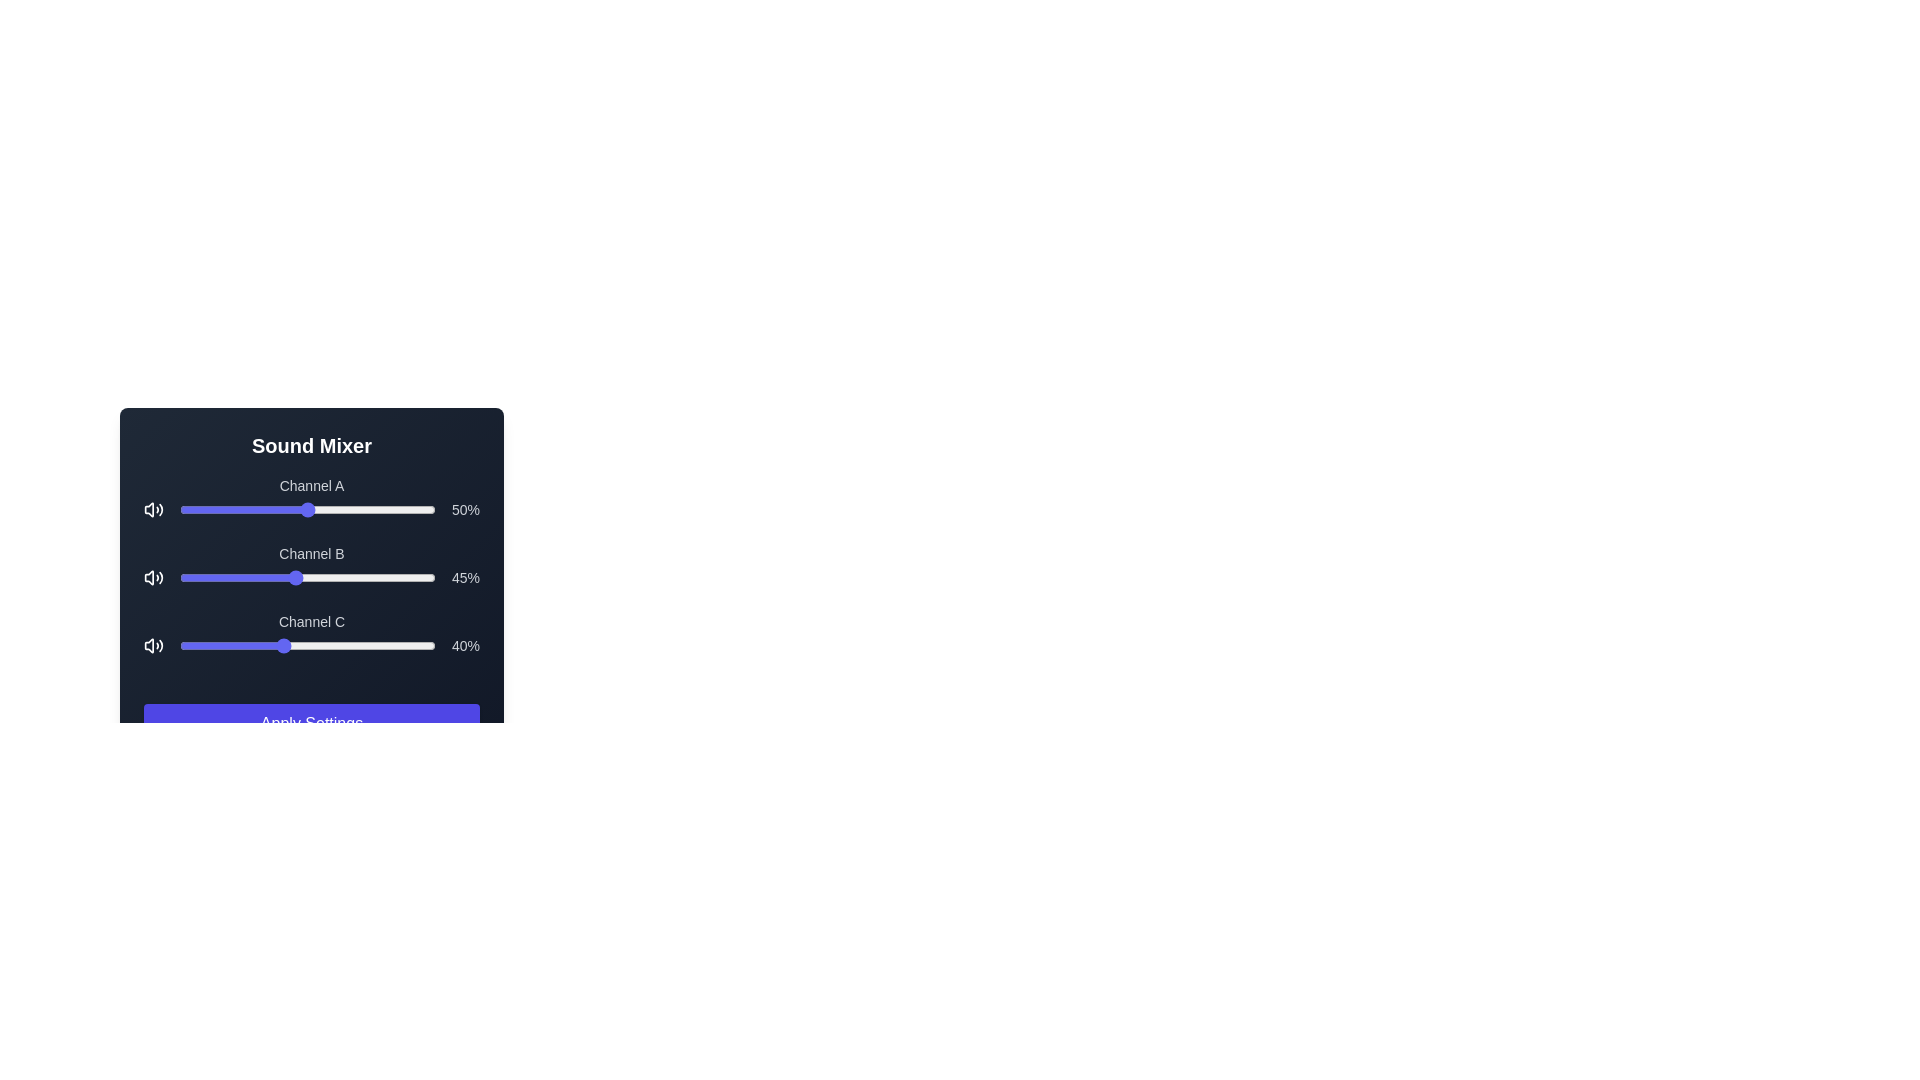 The height and width of the screenshot is (1080, 1920). Describe the element at coordinates (341, 508) in the screenshot. I see `Channel A volume` at that location.